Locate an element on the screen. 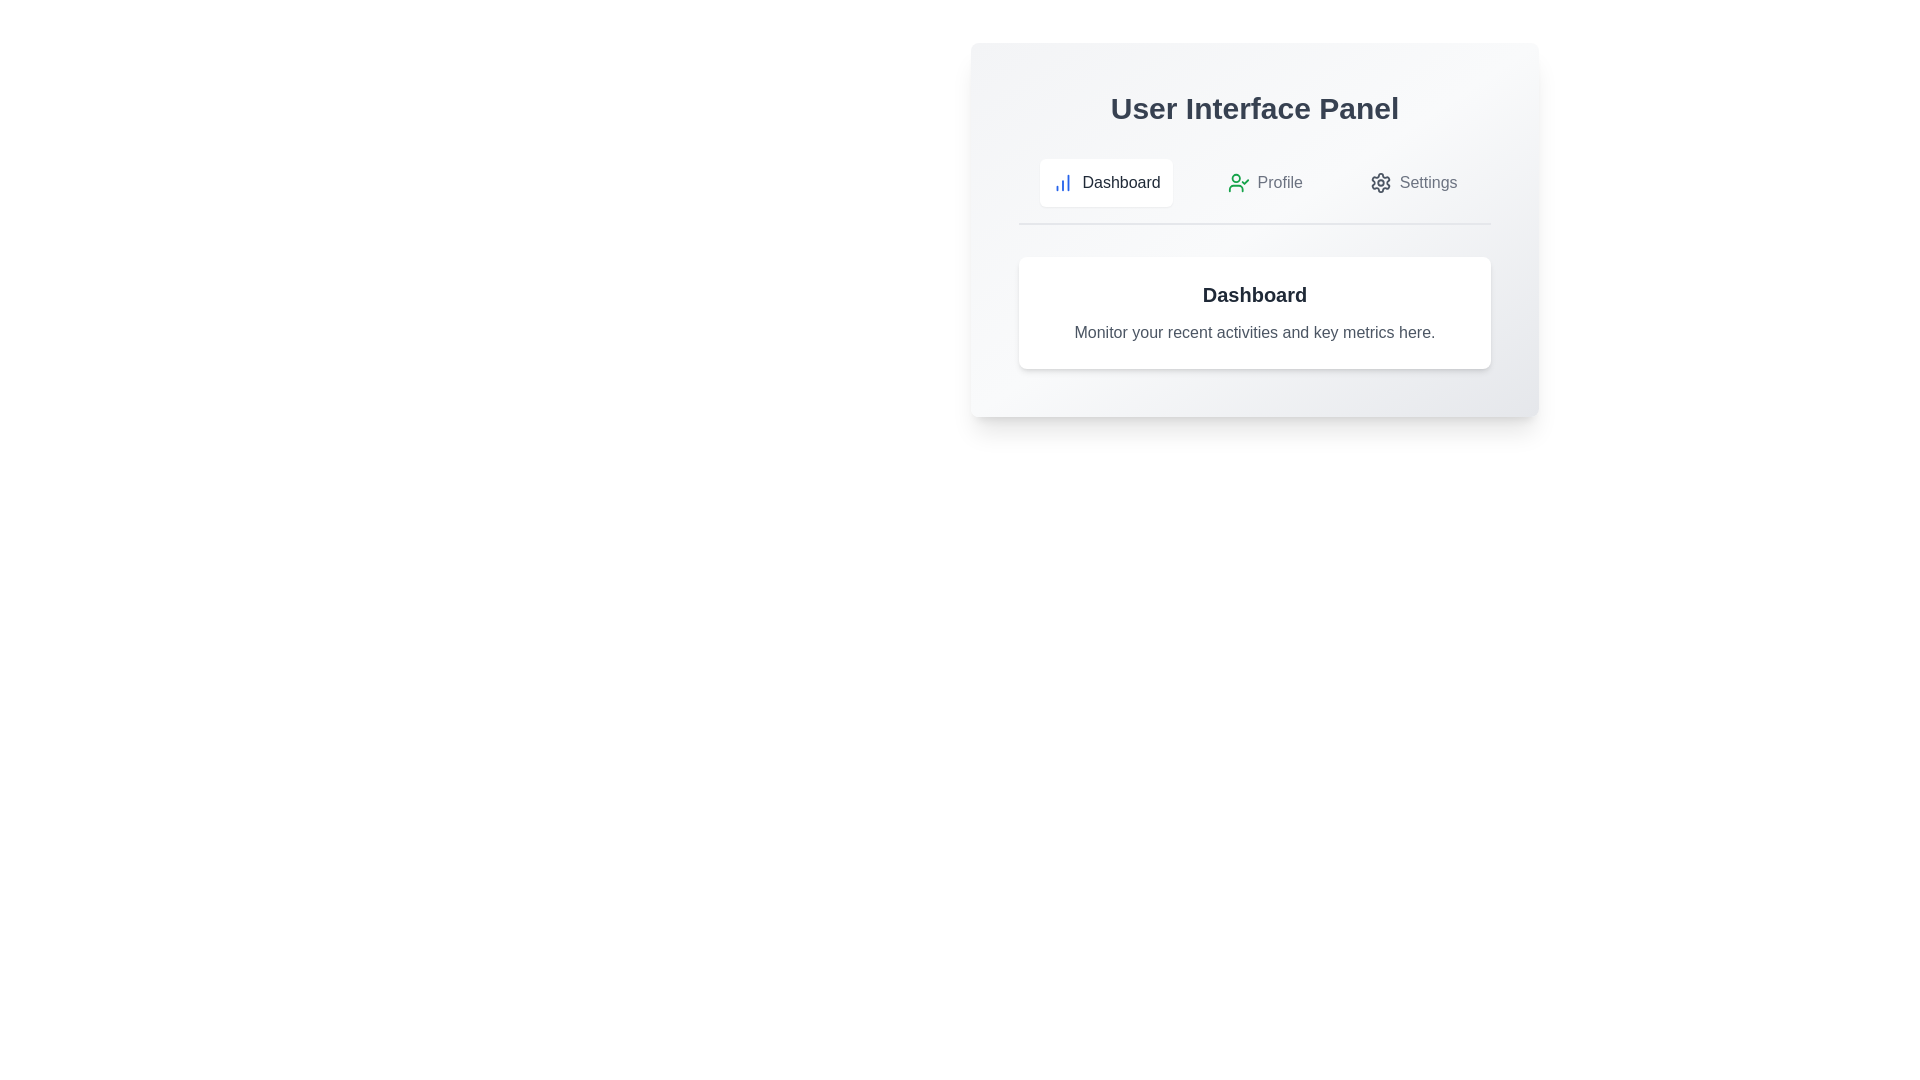 This screenshot has height=1080, width=1920. the Profile button to observe its hover effect is located at coordinates (1264, 182).